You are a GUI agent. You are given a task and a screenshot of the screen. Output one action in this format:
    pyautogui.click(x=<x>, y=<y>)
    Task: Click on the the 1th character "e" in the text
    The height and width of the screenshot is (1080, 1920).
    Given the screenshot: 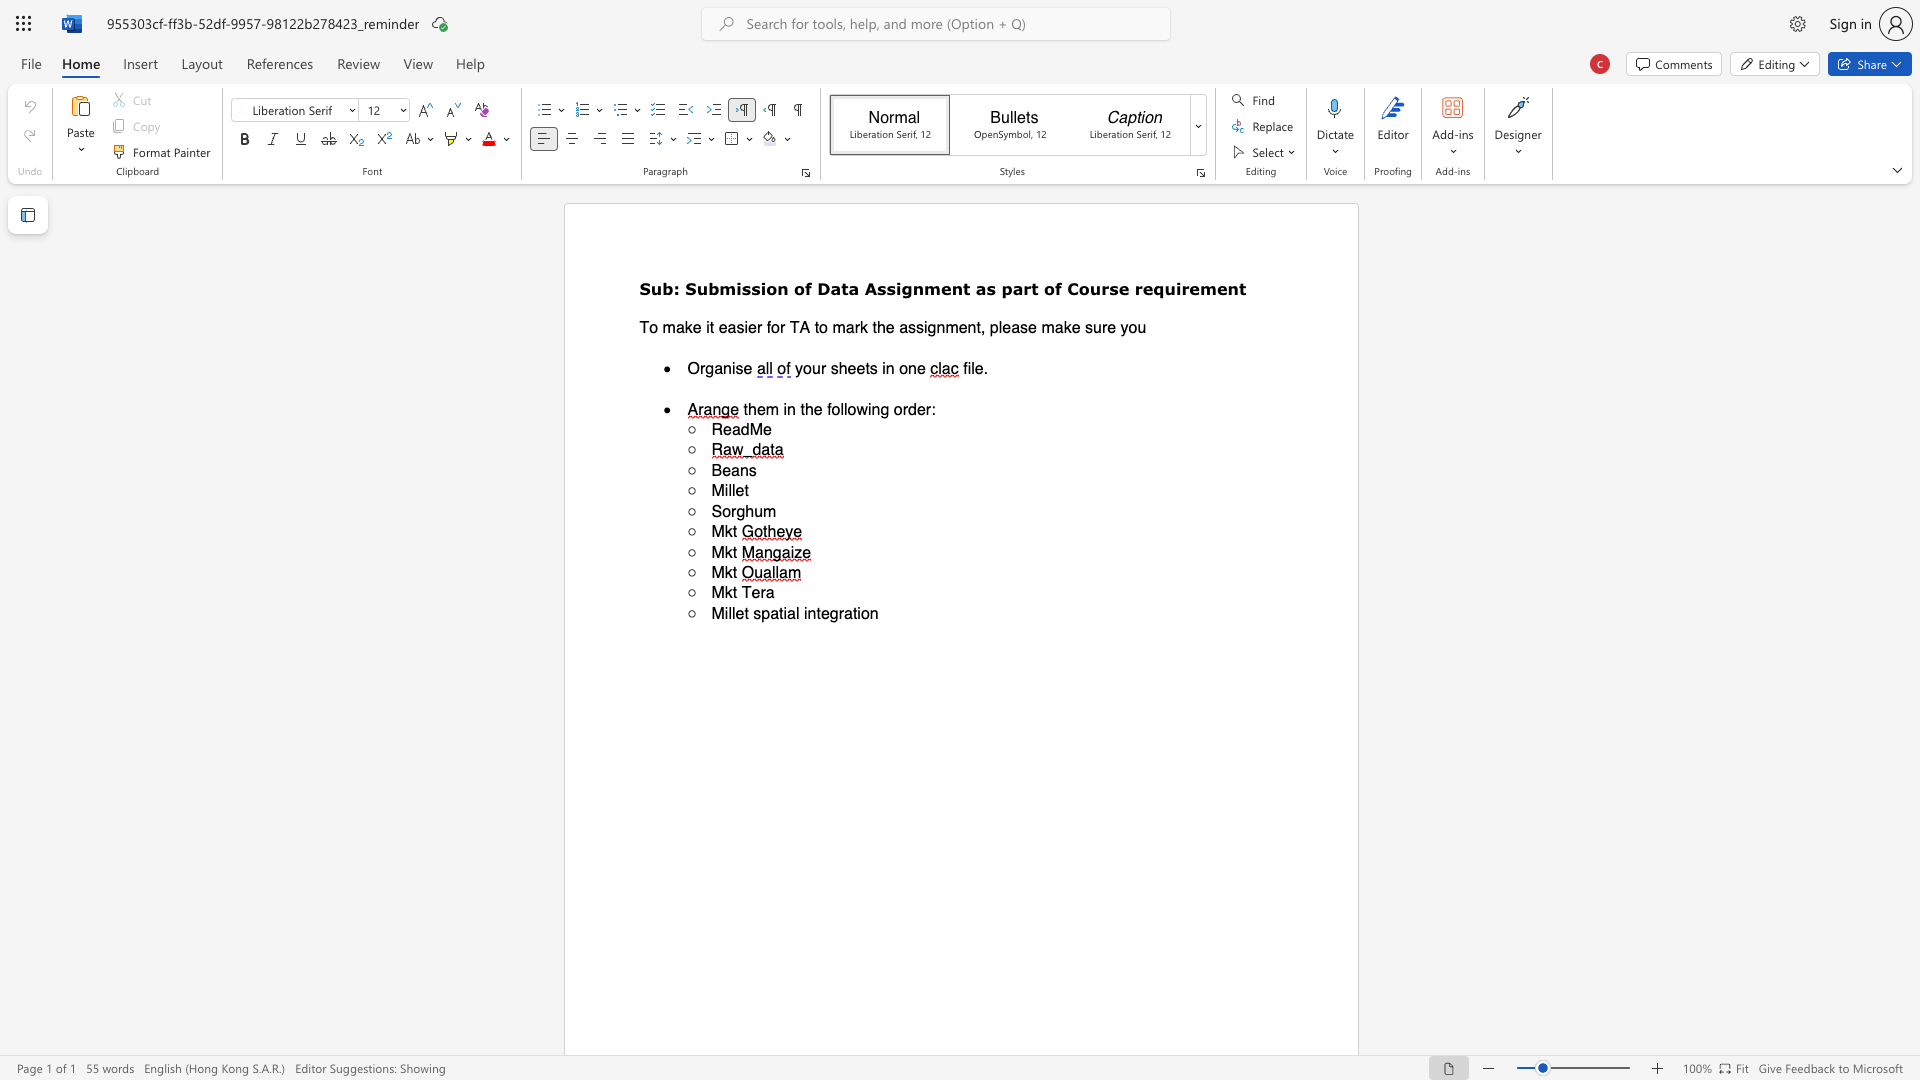 What is the action you would take?
    pyautogui.click(x=852, y=368)
    